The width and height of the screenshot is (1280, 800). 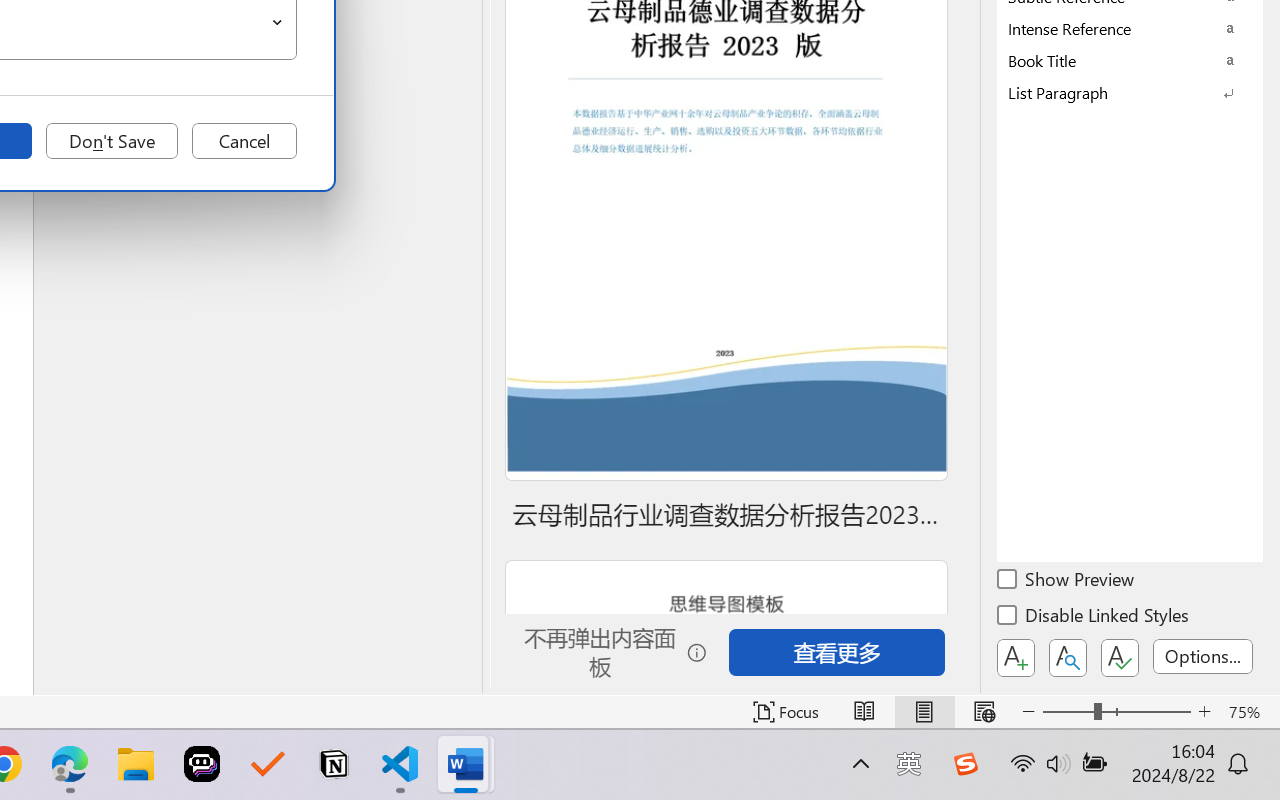 What do you see at coordinates (1130, 28) in the screenshot?
I see `'Intense Reference'` at bounding box center [1130, 28].